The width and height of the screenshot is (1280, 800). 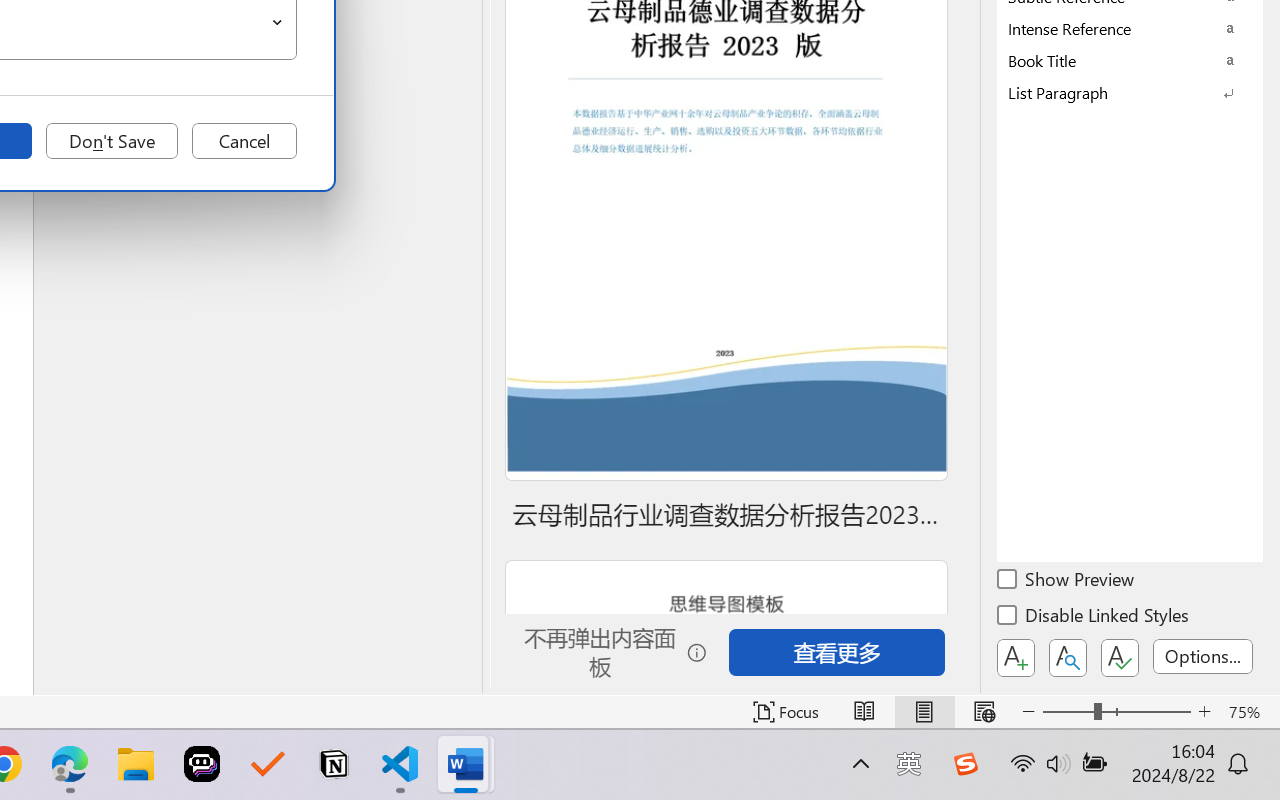 What do you see at coordinates (1130, 28) in the screenshot?
I see `'Intense Reference'` at bounding box center [1130, 28].